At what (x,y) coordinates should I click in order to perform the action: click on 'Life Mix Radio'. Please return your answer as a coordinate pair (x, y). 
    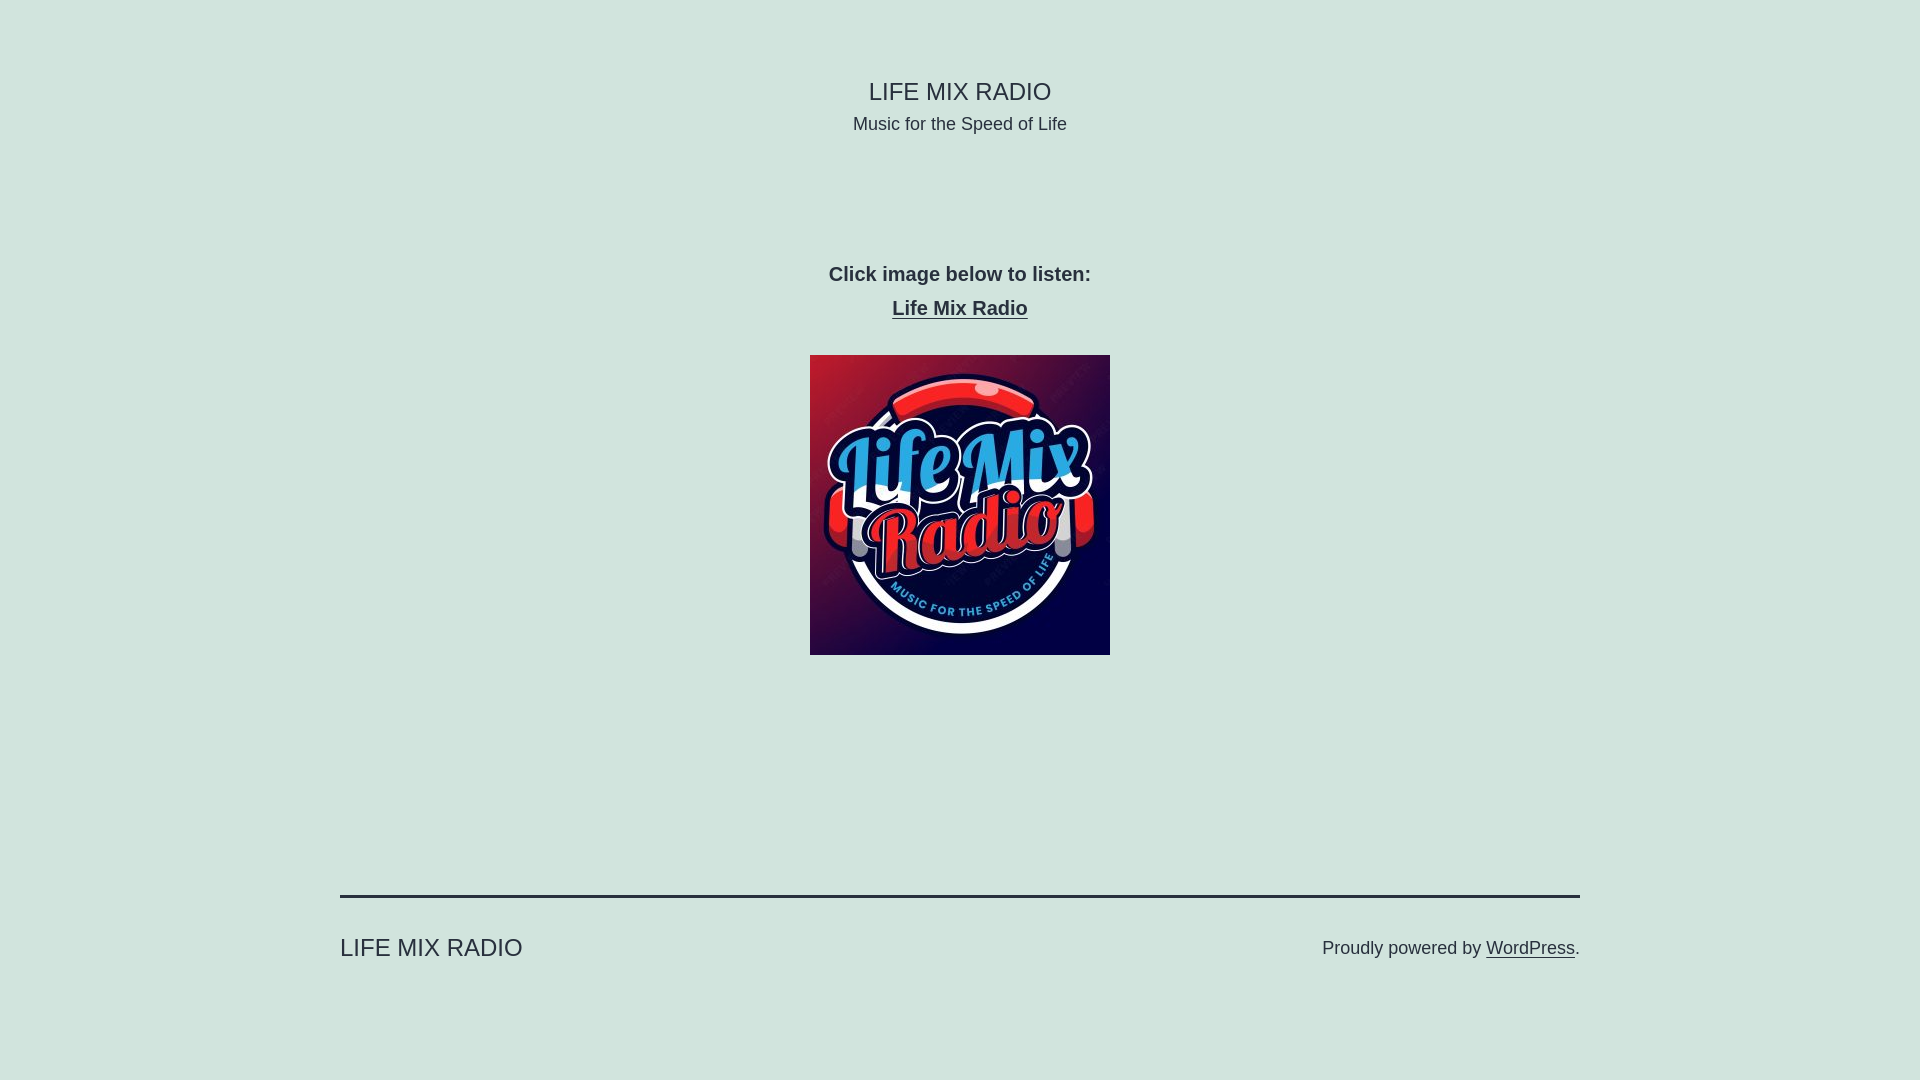
    Looking at the image, I should click on (960, 308).